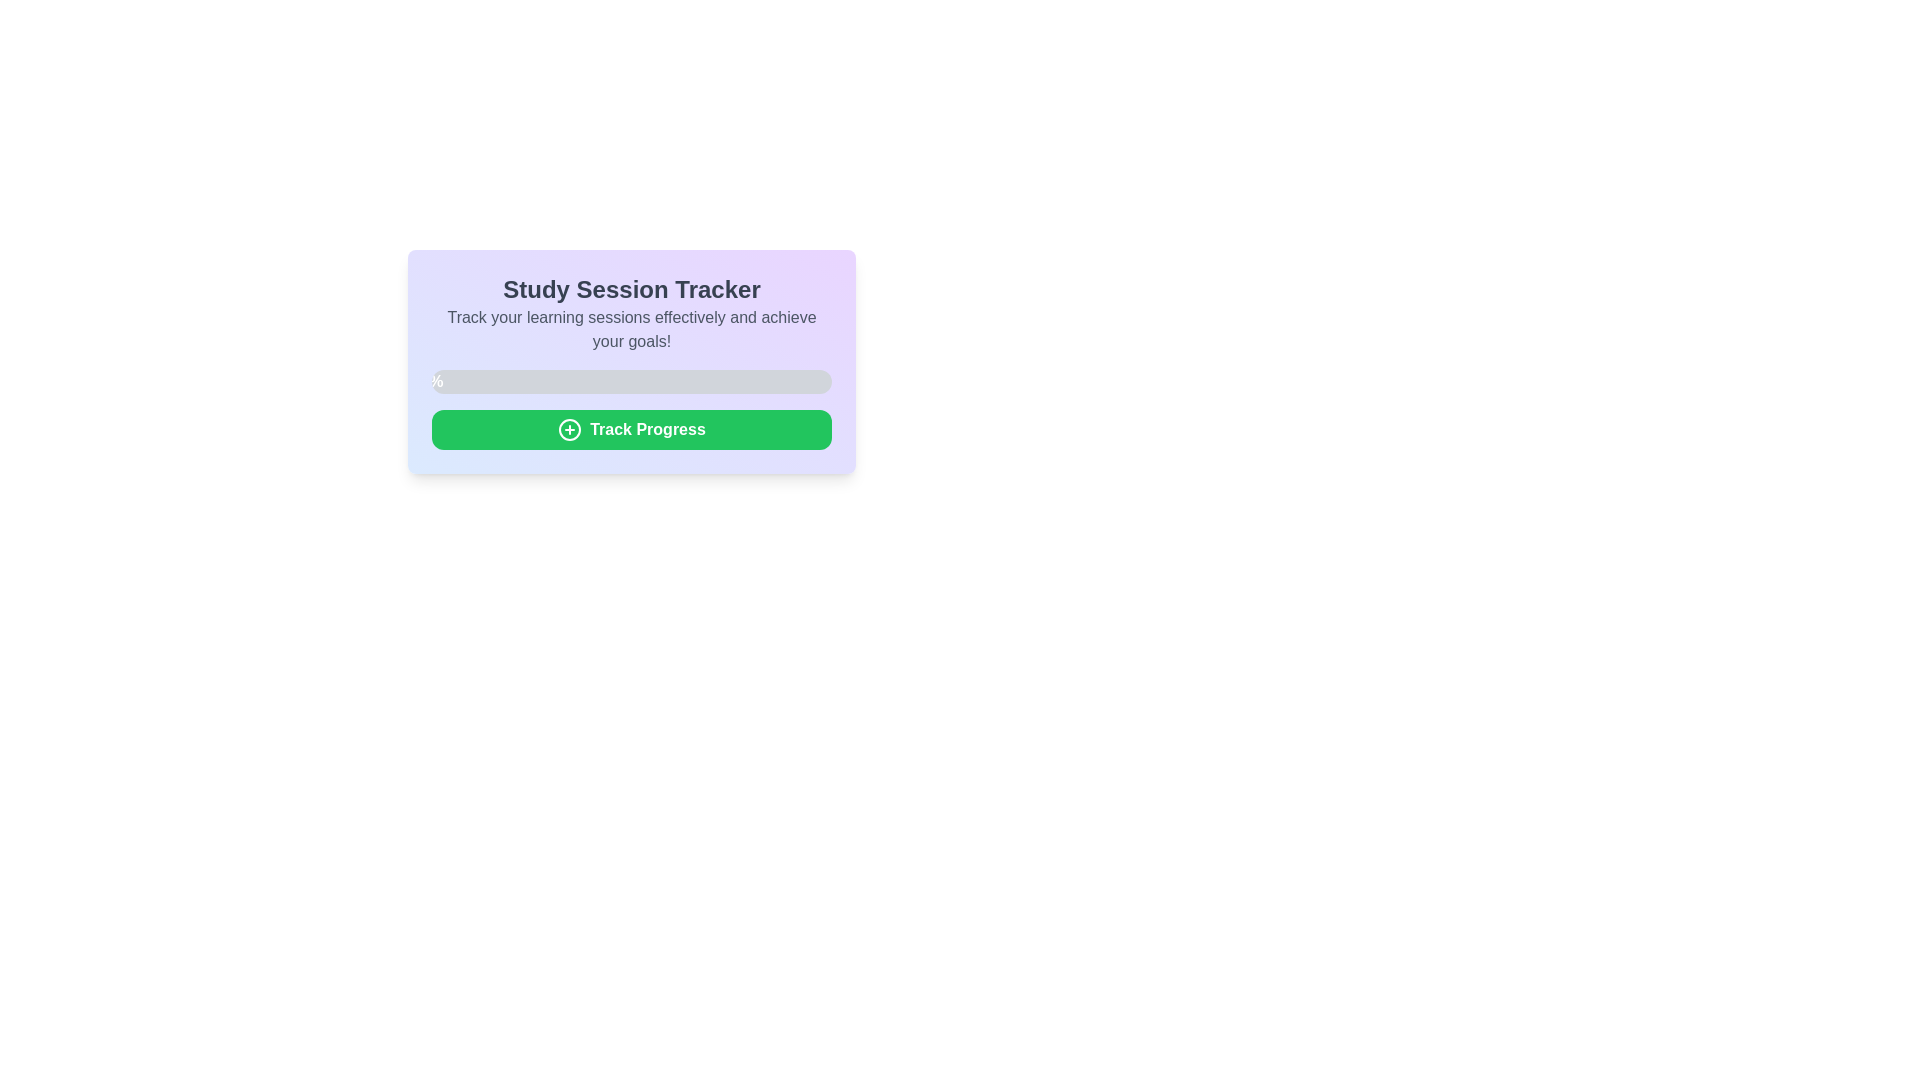 The image size is (1920, 1080). What do you see at coordinates (631, 428) in the screenshot?
I see `the progress tracking button located in the 'Study Session Tracker' section below the '0%' progress bar` at bounding box center [631, 428].